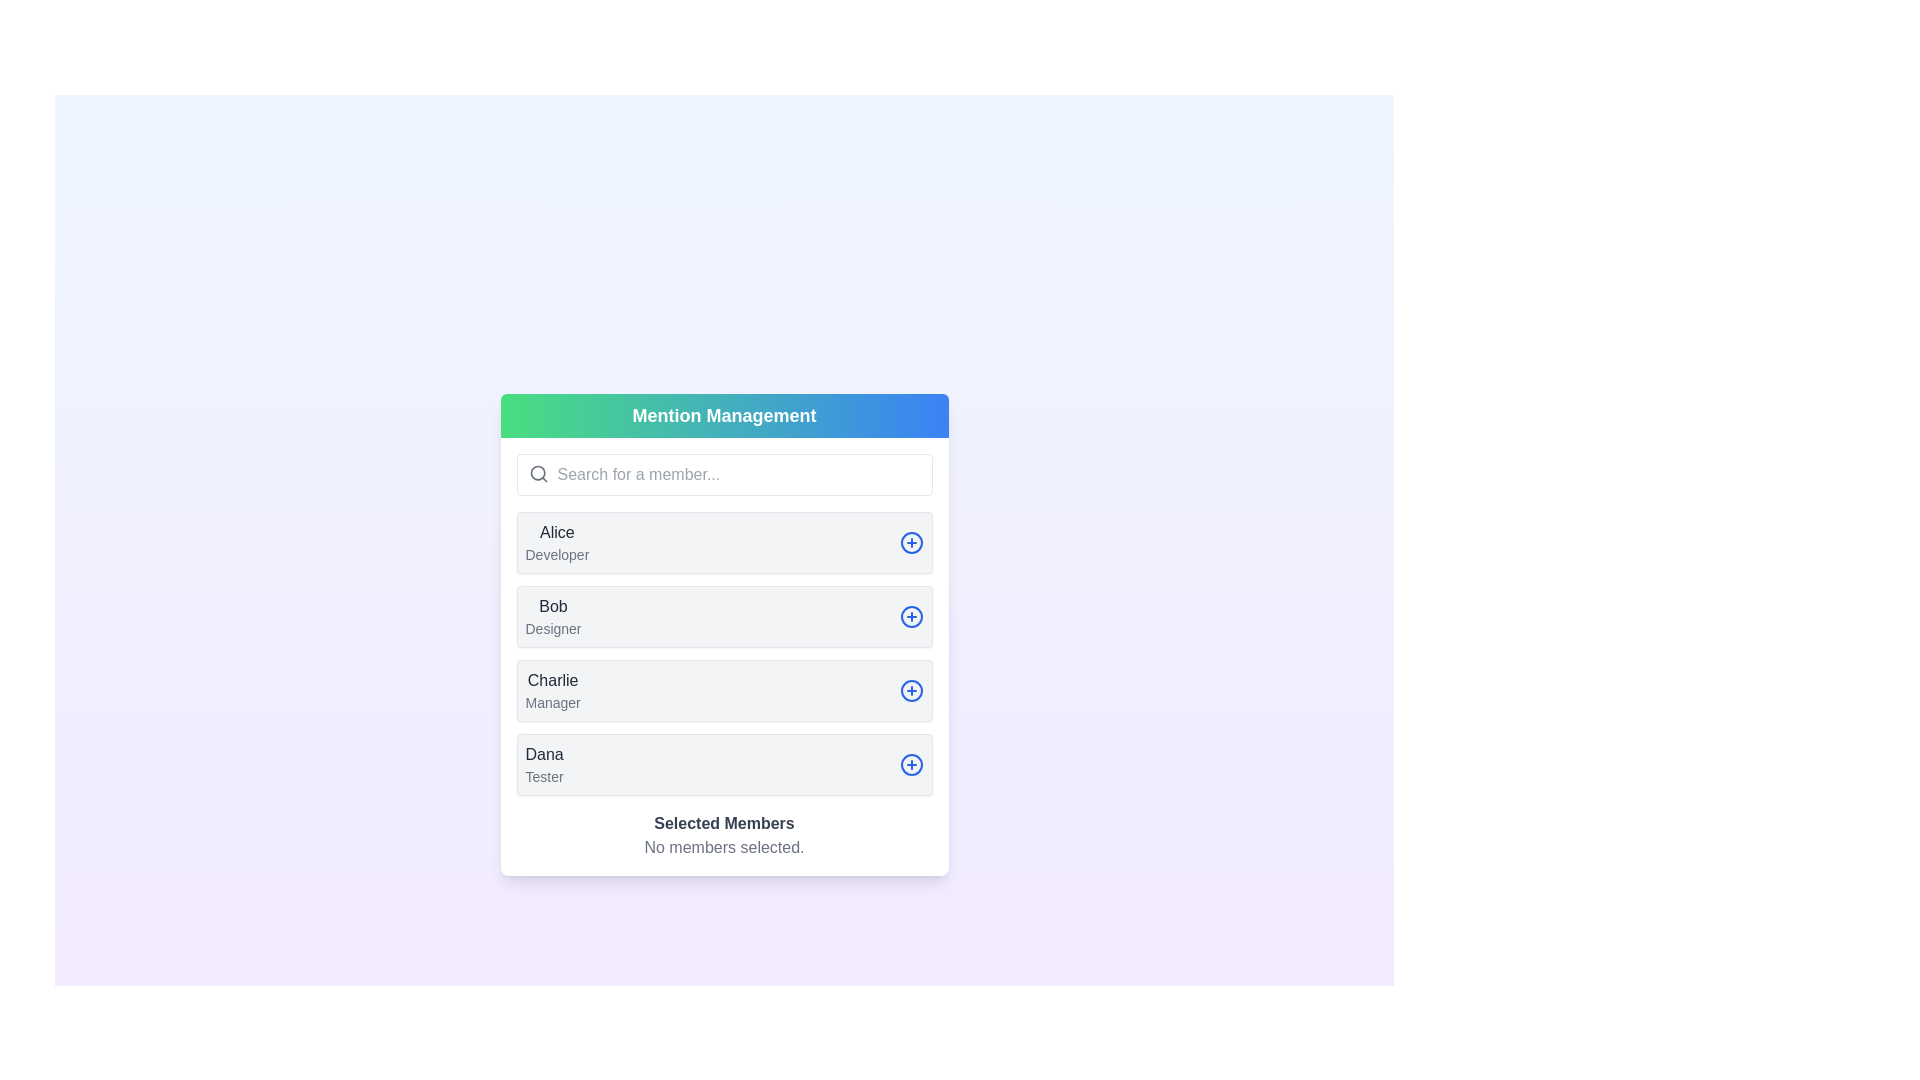  What do you see at coordinates (910, 764) in the screenshot?
I see `the icon button corresponding to 'Dana Tester'` at bounding box center [910, 764].